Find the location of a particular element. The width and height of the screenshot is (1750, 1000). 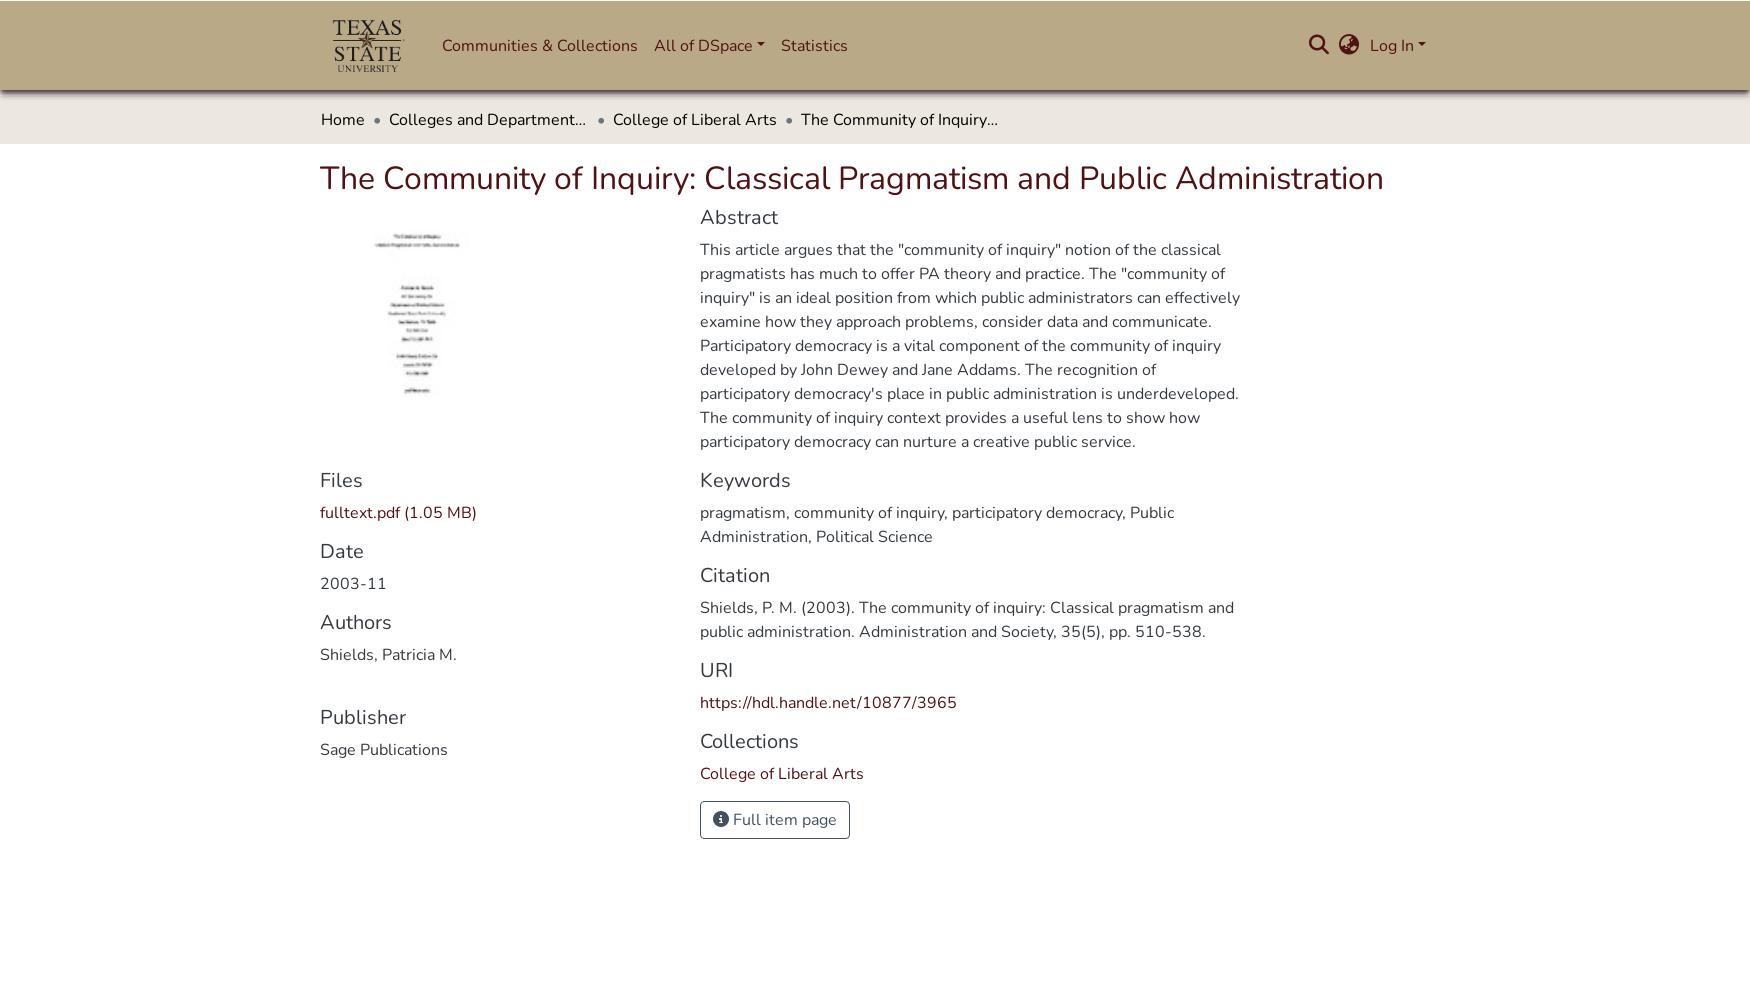

'Publisher' is located at coordinates (362, 716).